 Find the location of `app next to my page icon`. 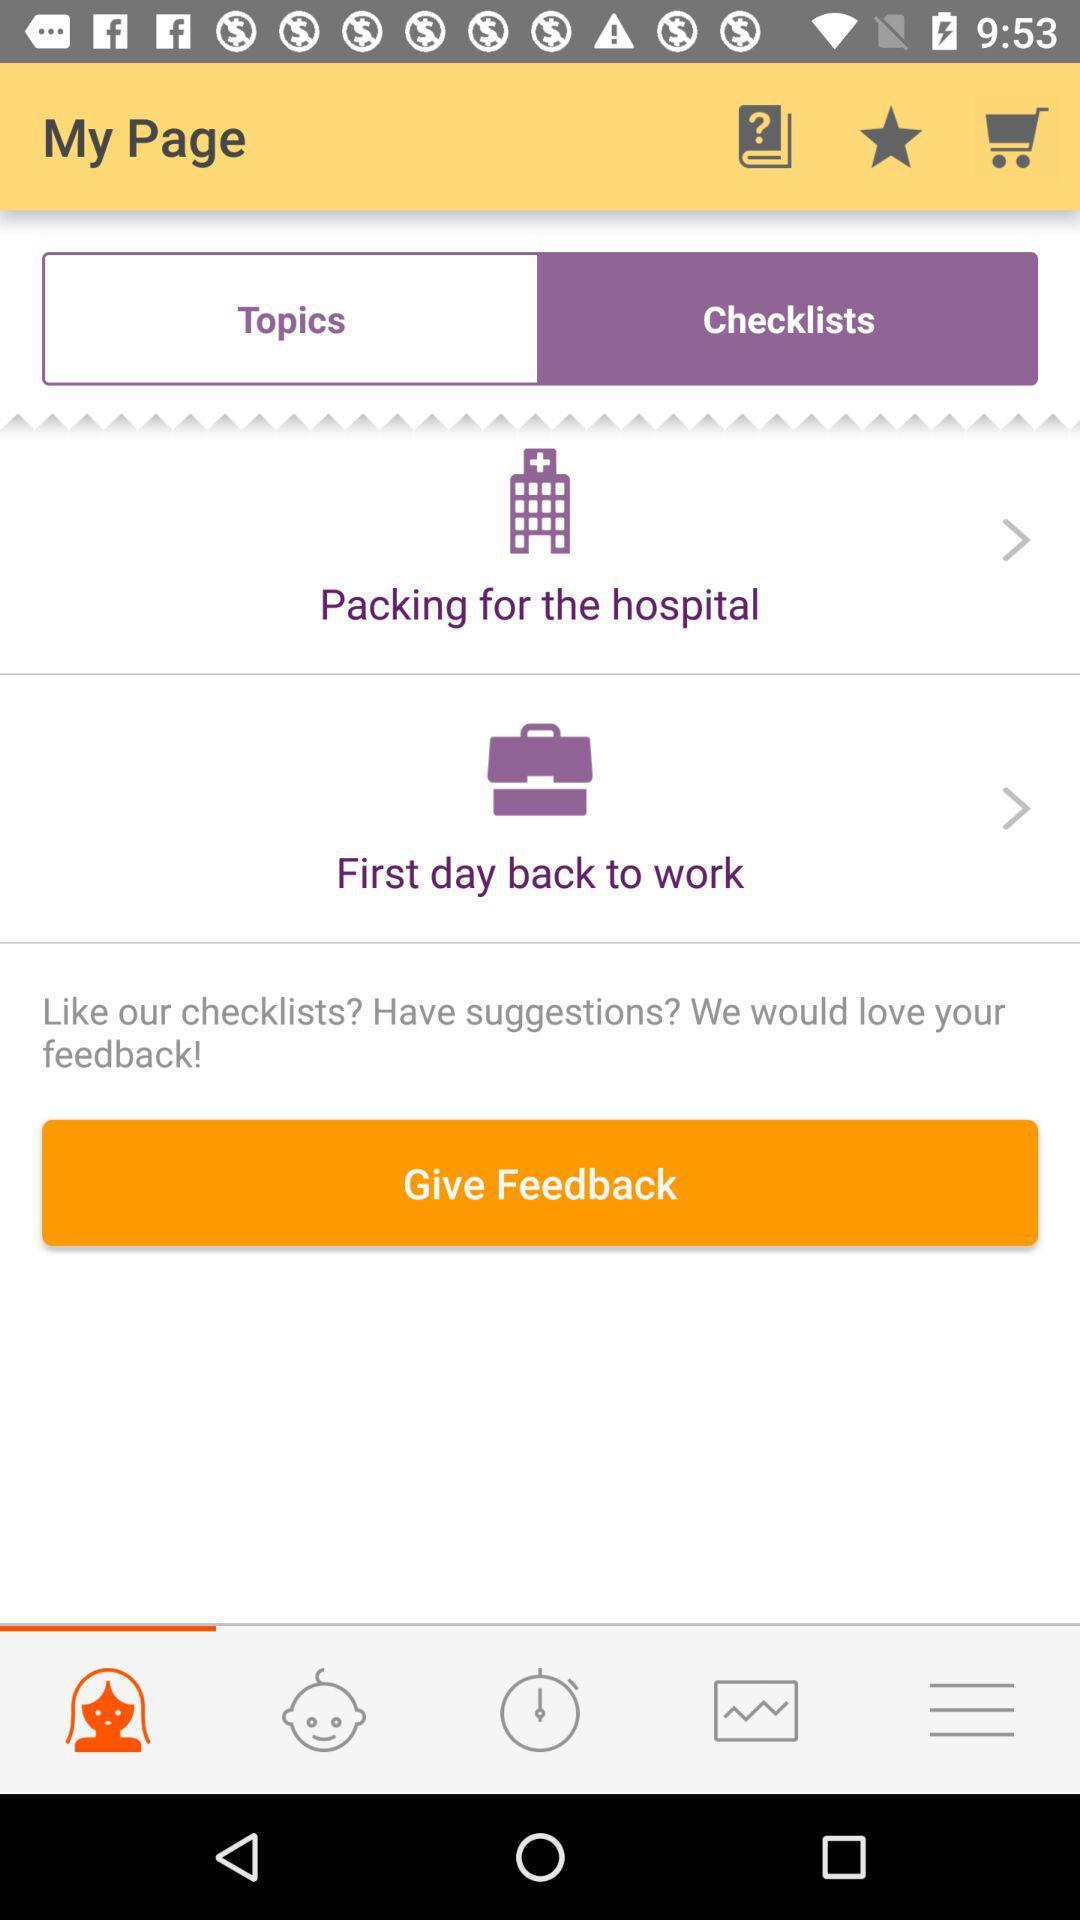

app next to my page icon is located at coordinates (764, 135).